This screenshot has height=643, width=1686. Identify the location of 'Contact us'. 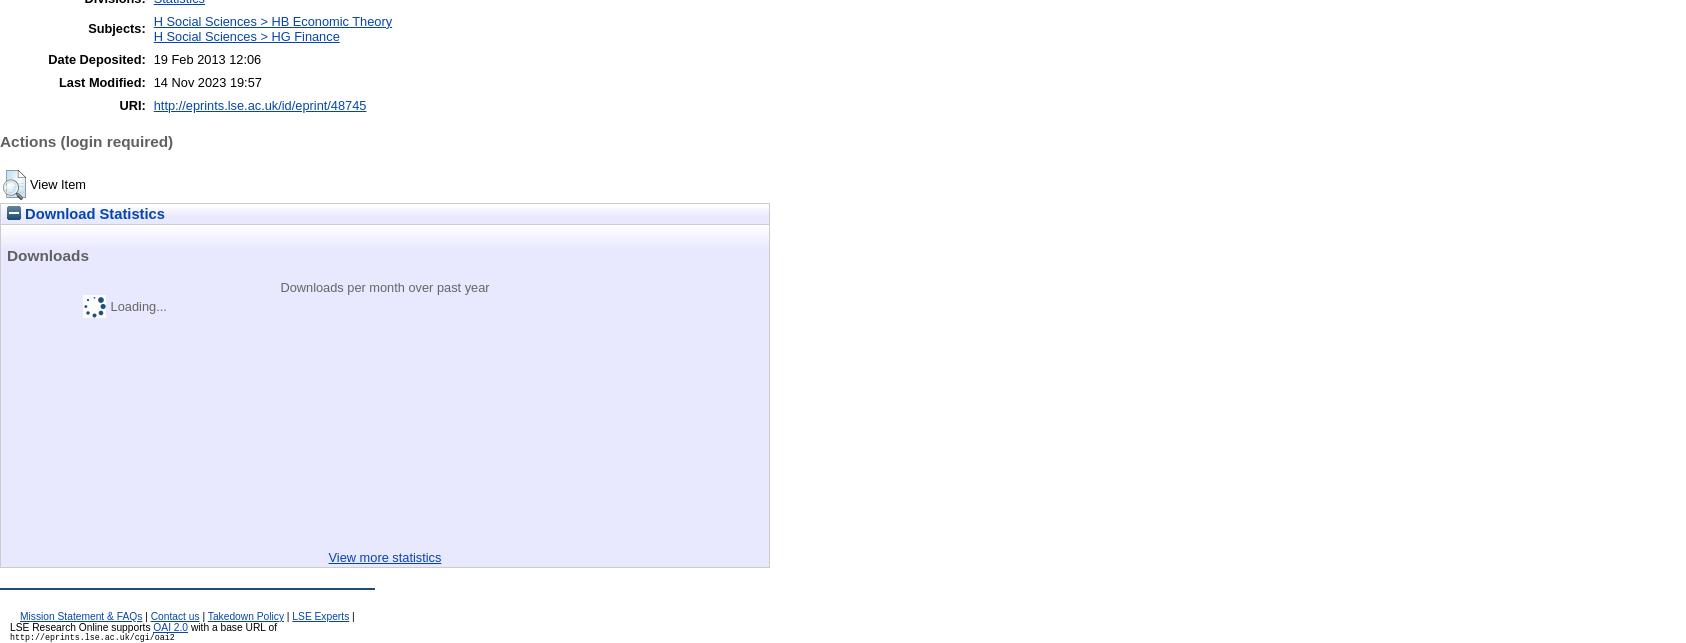
(150, 614).